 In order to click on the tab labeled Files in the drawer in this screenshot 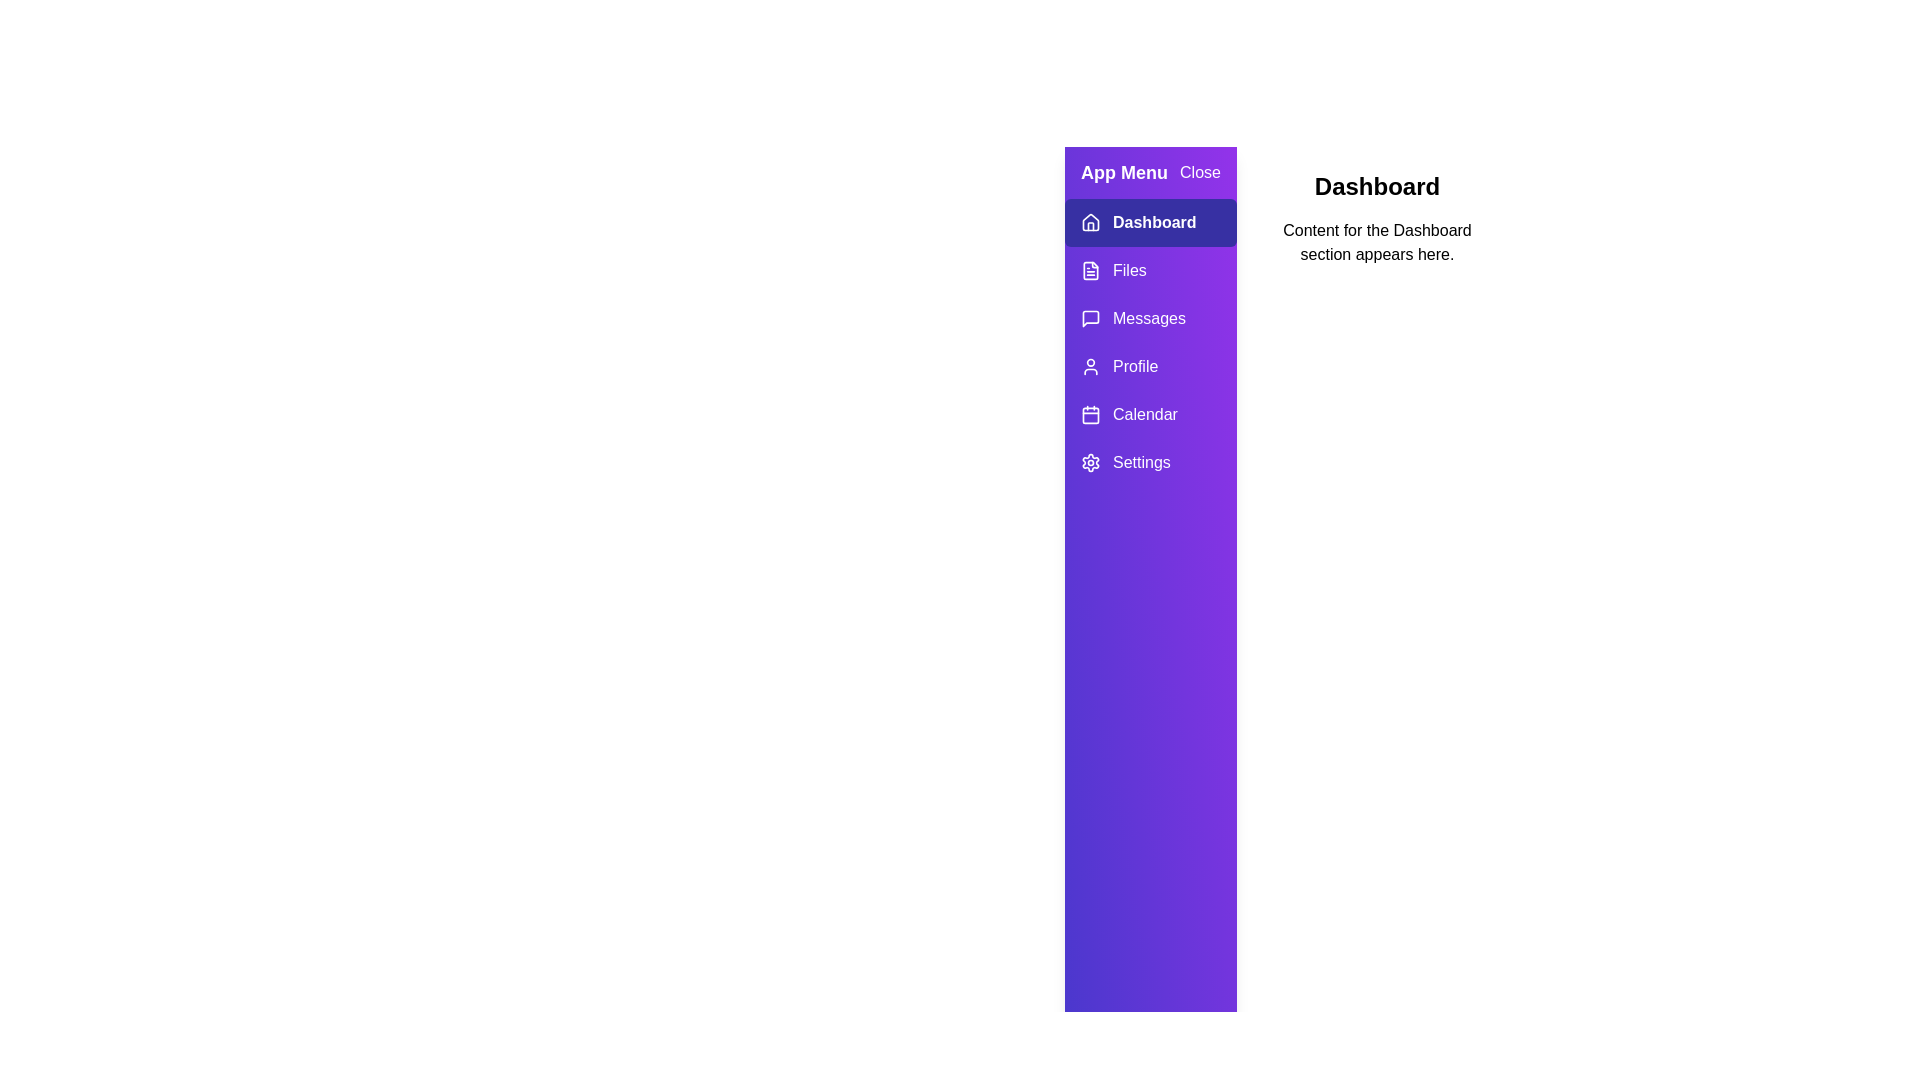, I will do `click(1151, 270)`.